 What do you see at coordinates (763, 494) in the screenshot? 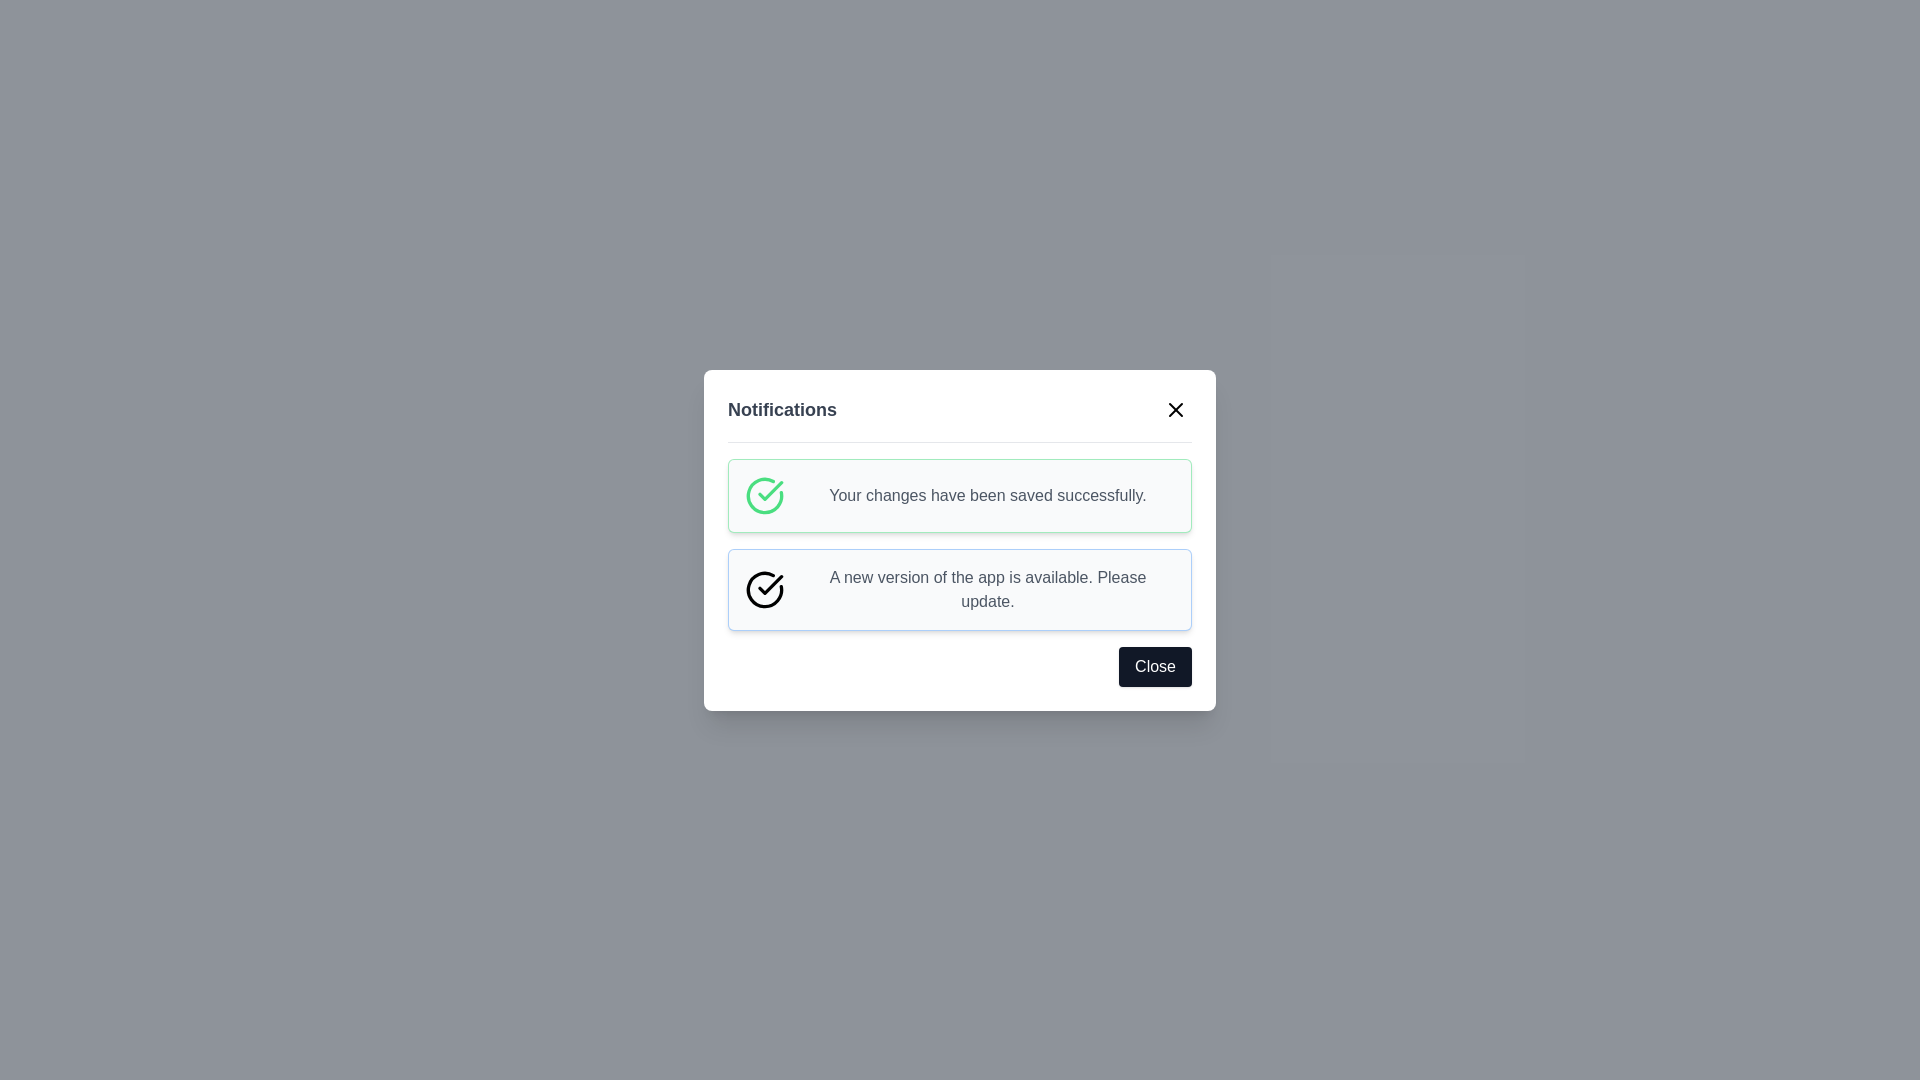
I see `the success confirmation icon located to the left of the message 'Your changes have been saved successfully' in the notification modal` at bounding box center [763, 494].